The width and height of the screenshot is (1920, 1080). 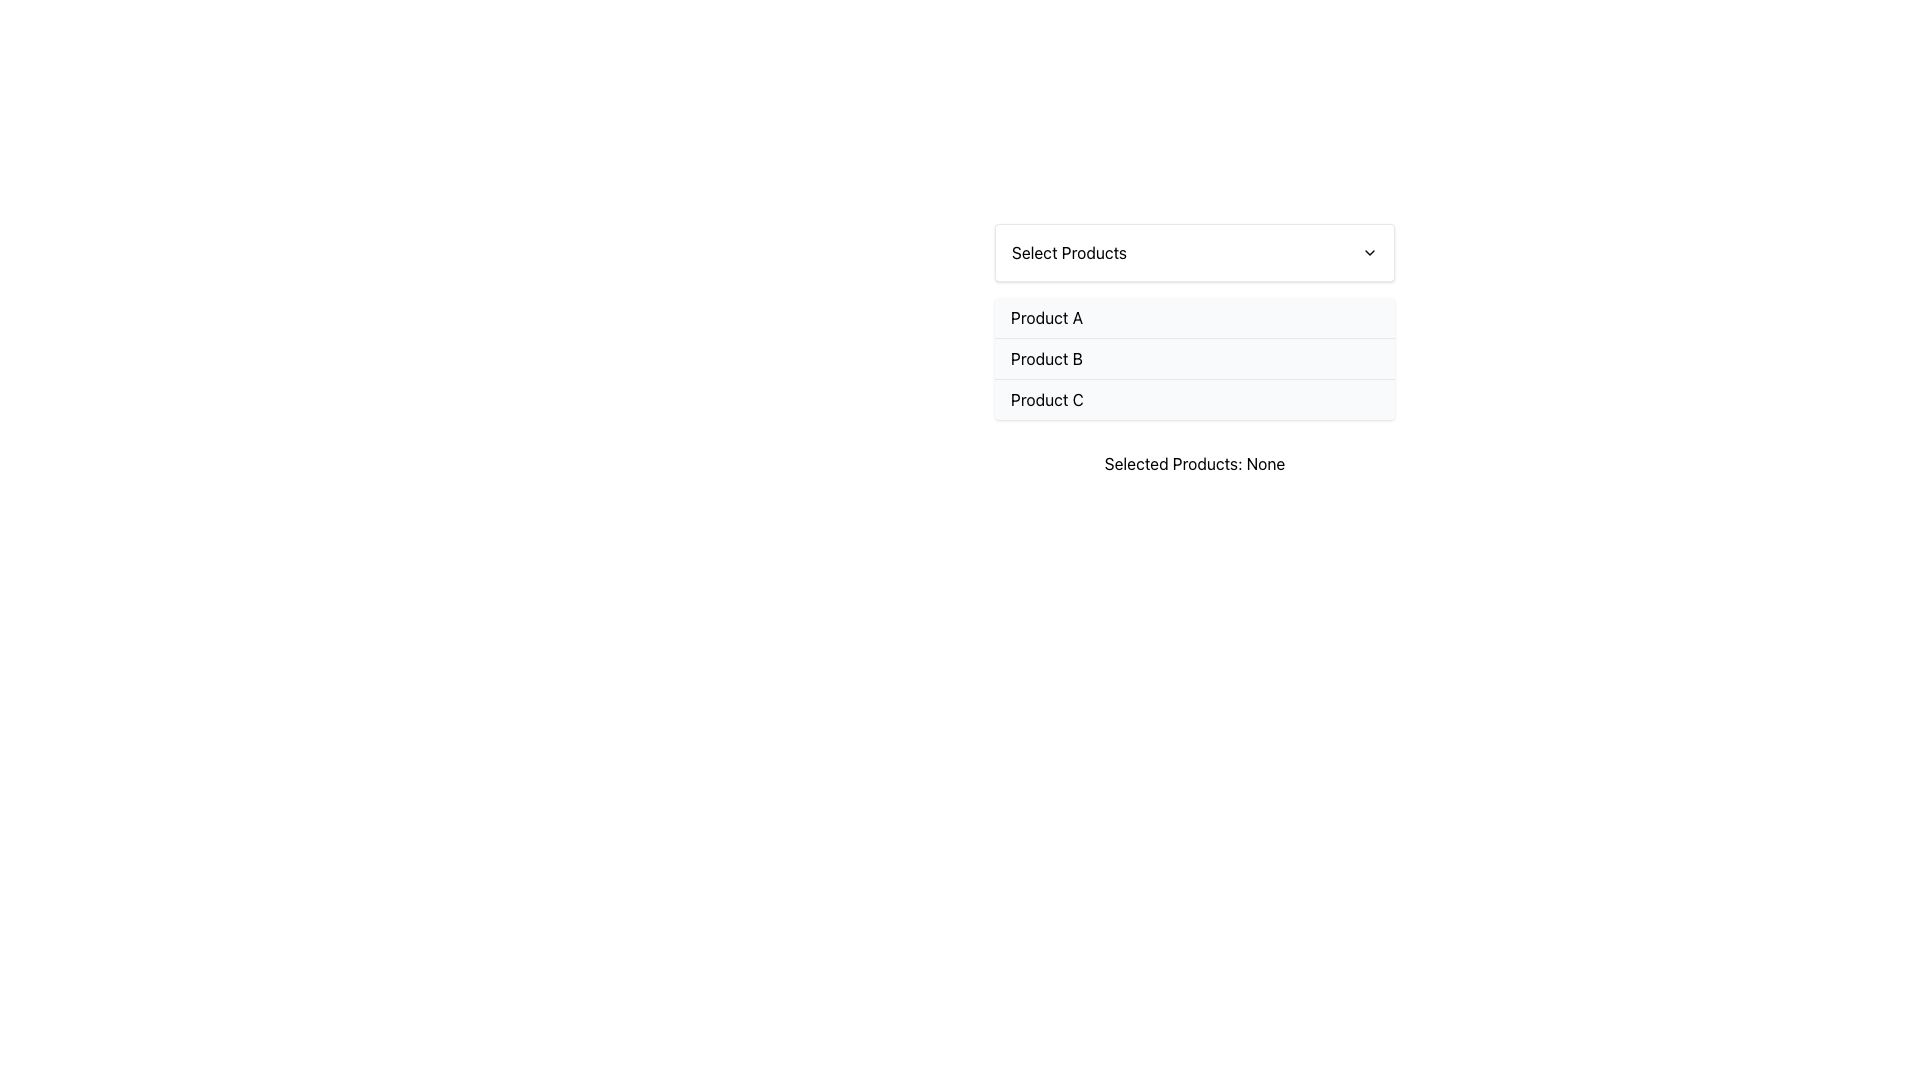 I want to click on the text label displaying 'Product A', so click(x=1045, y=316).